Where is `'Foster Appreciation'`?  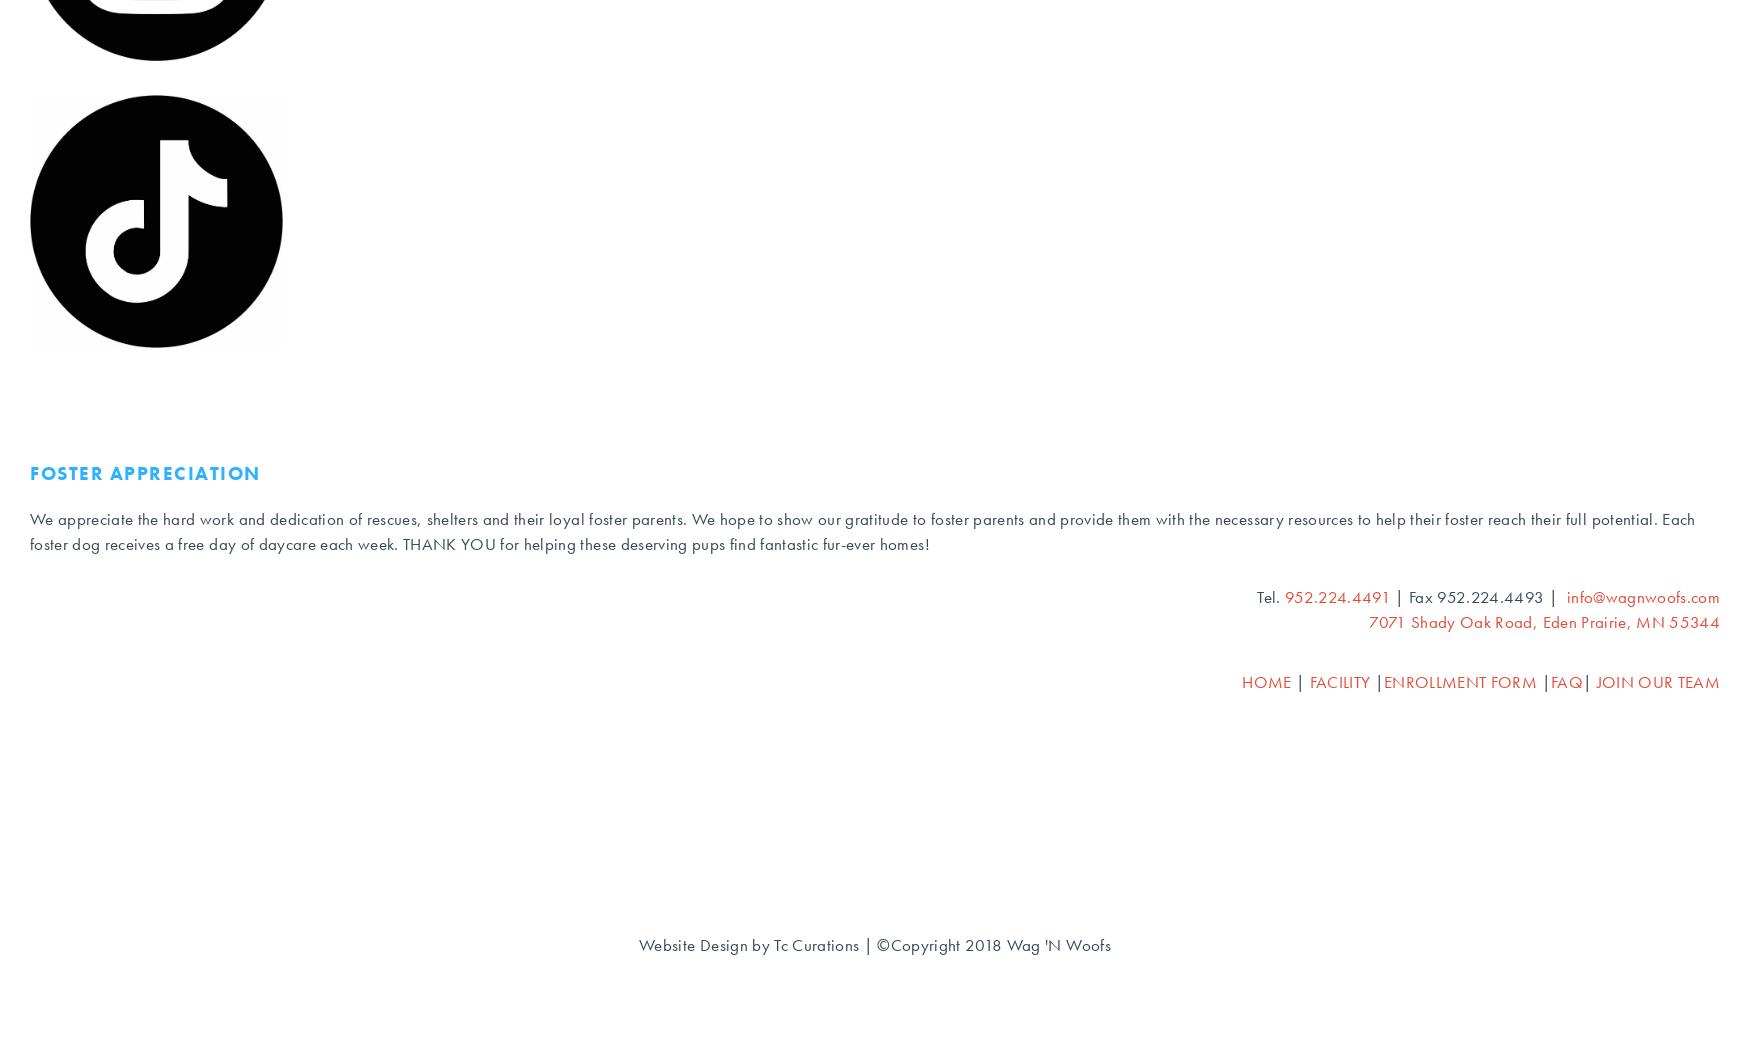
'Foster Appreciation' is located at coordinates (144, 472).